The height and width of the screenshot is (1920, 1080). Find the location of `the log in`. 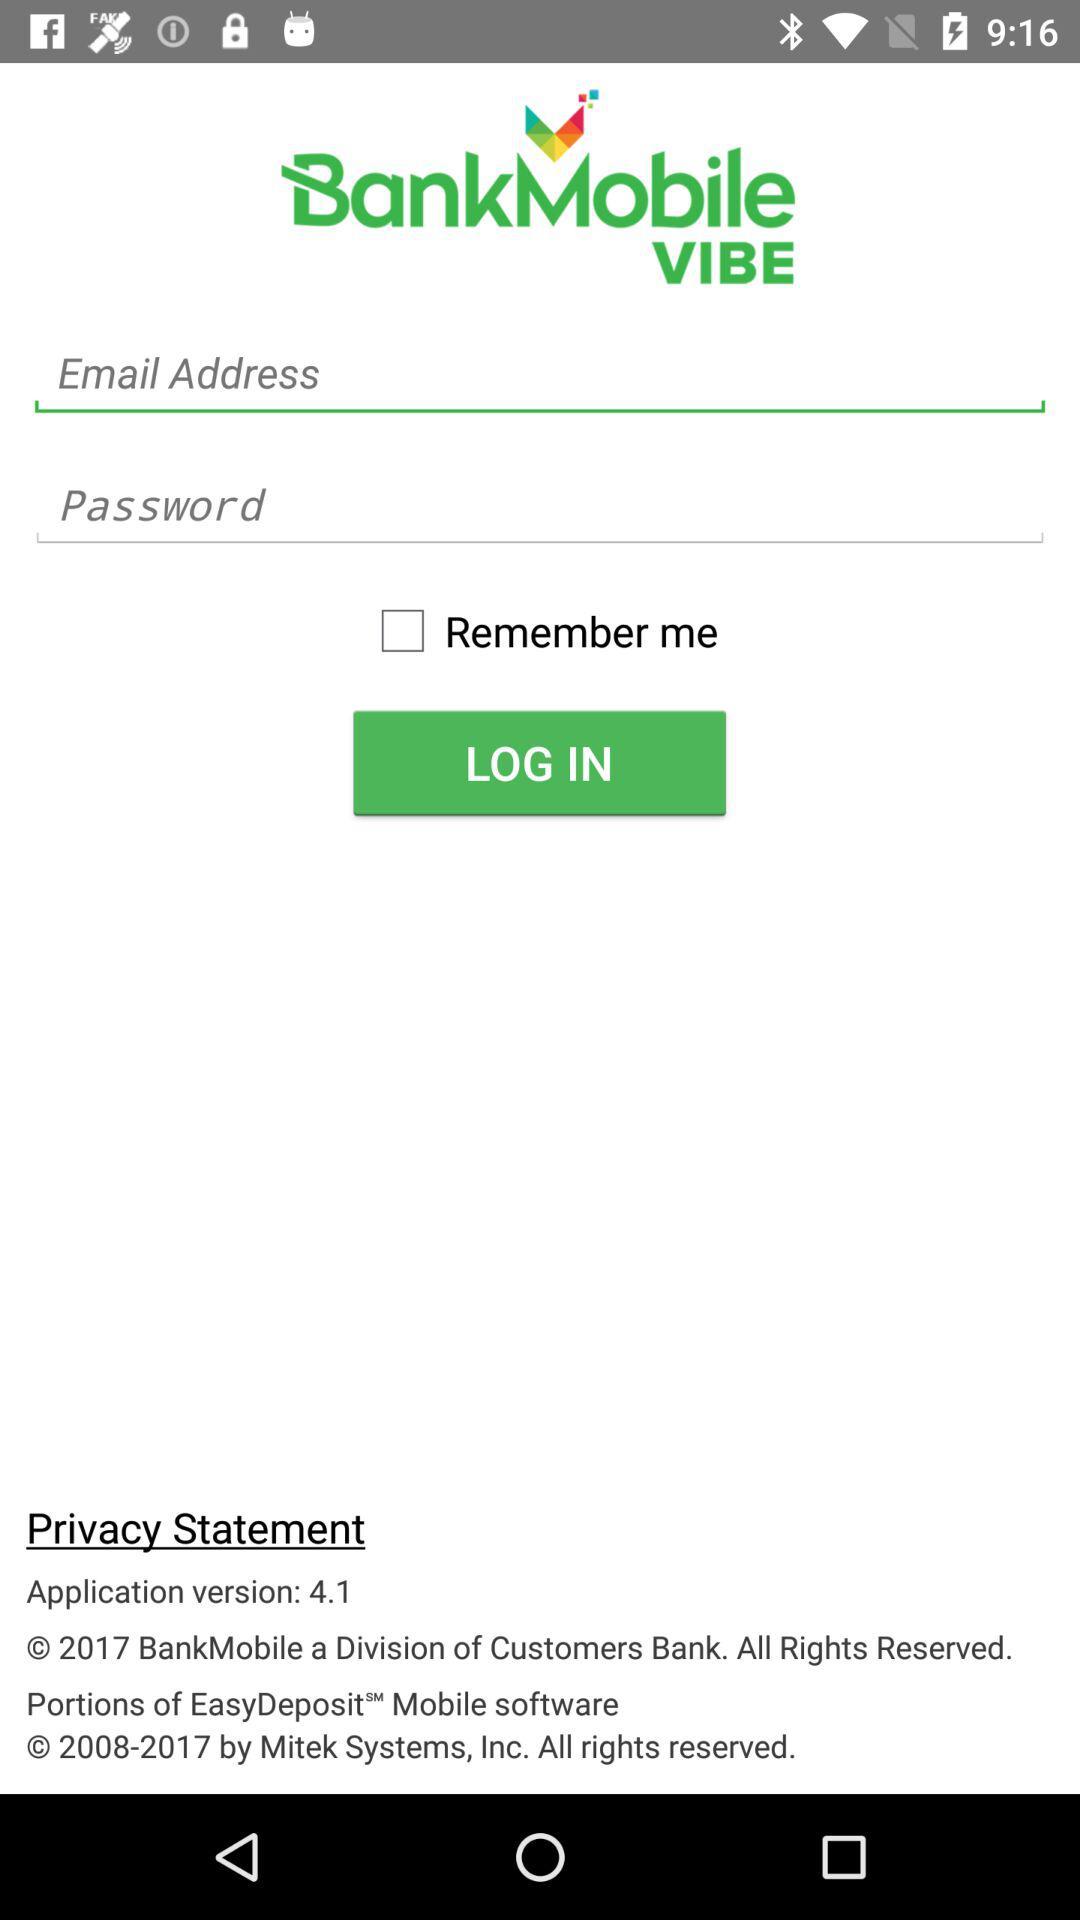

the log in is located at coordinates (538, 761).